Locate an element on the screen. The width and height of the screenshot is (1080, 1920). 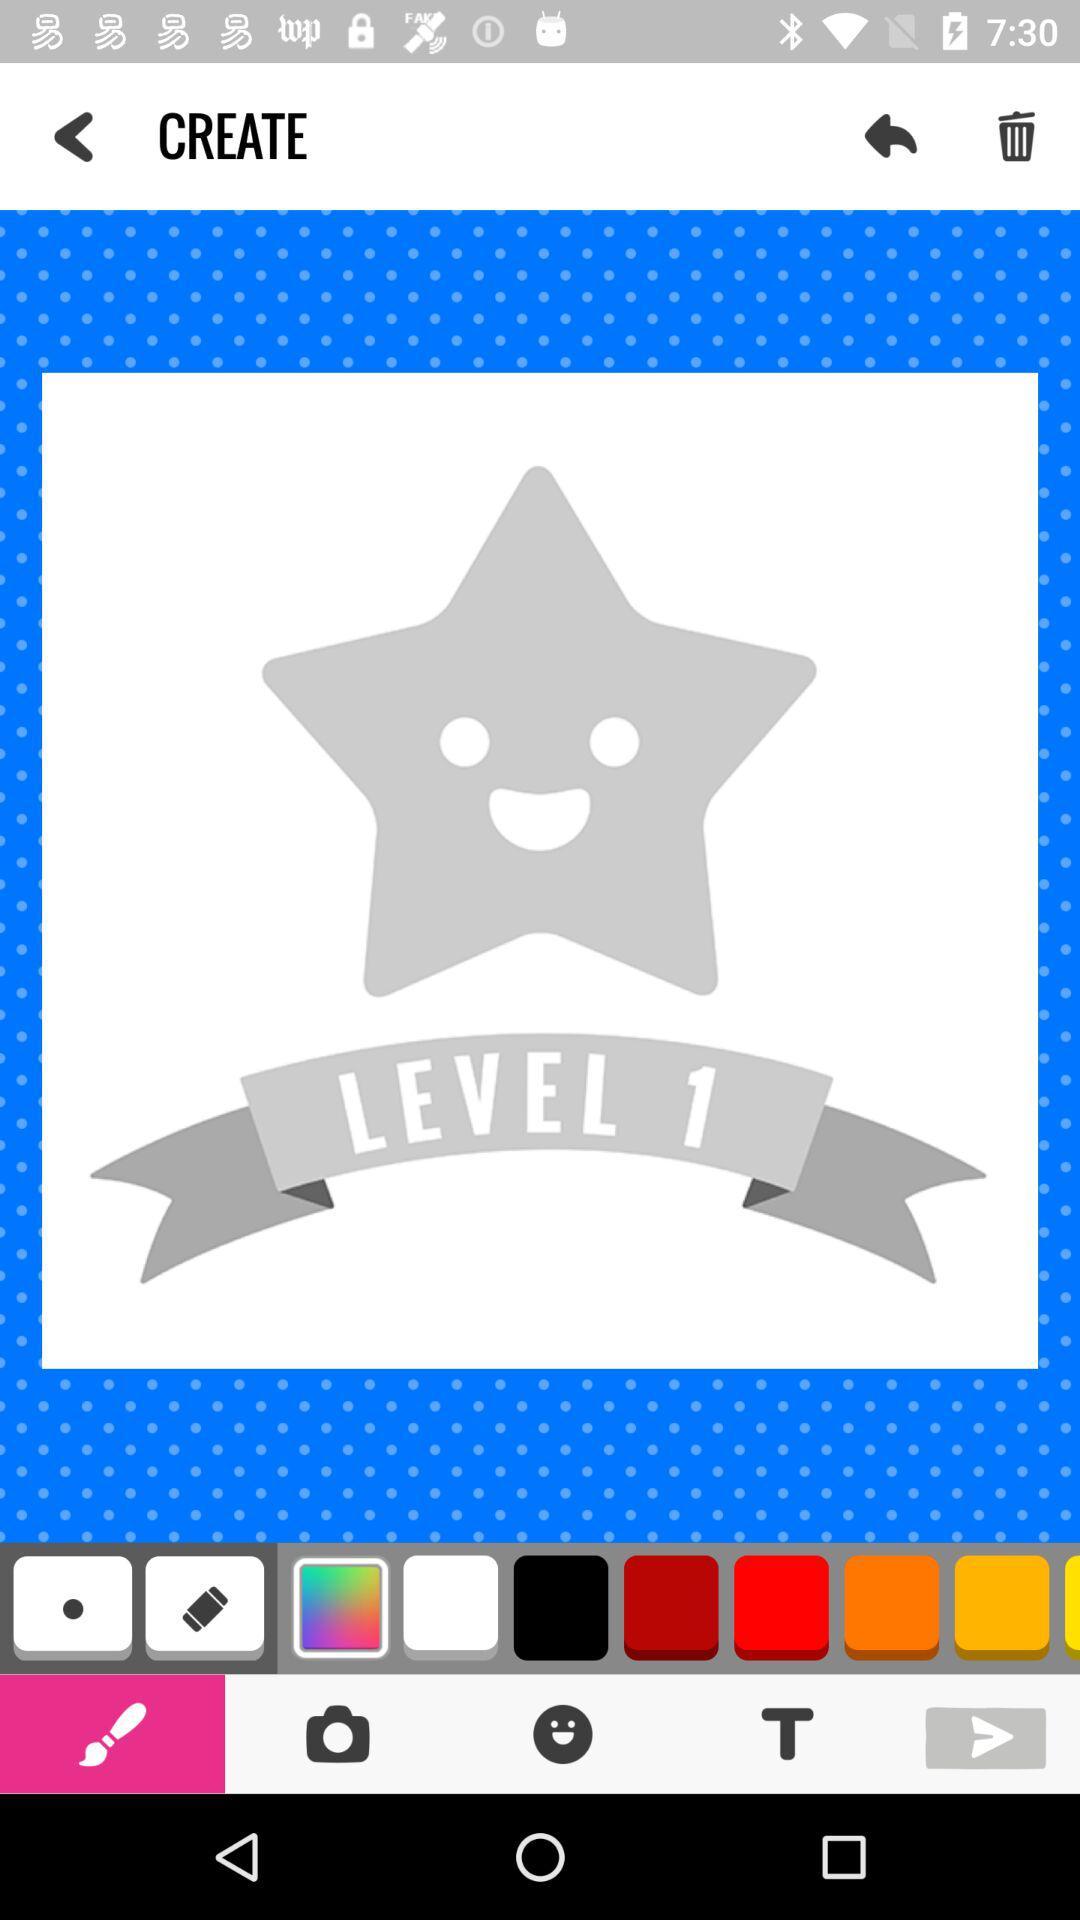
take picture is located at coordinates (336, 1732).